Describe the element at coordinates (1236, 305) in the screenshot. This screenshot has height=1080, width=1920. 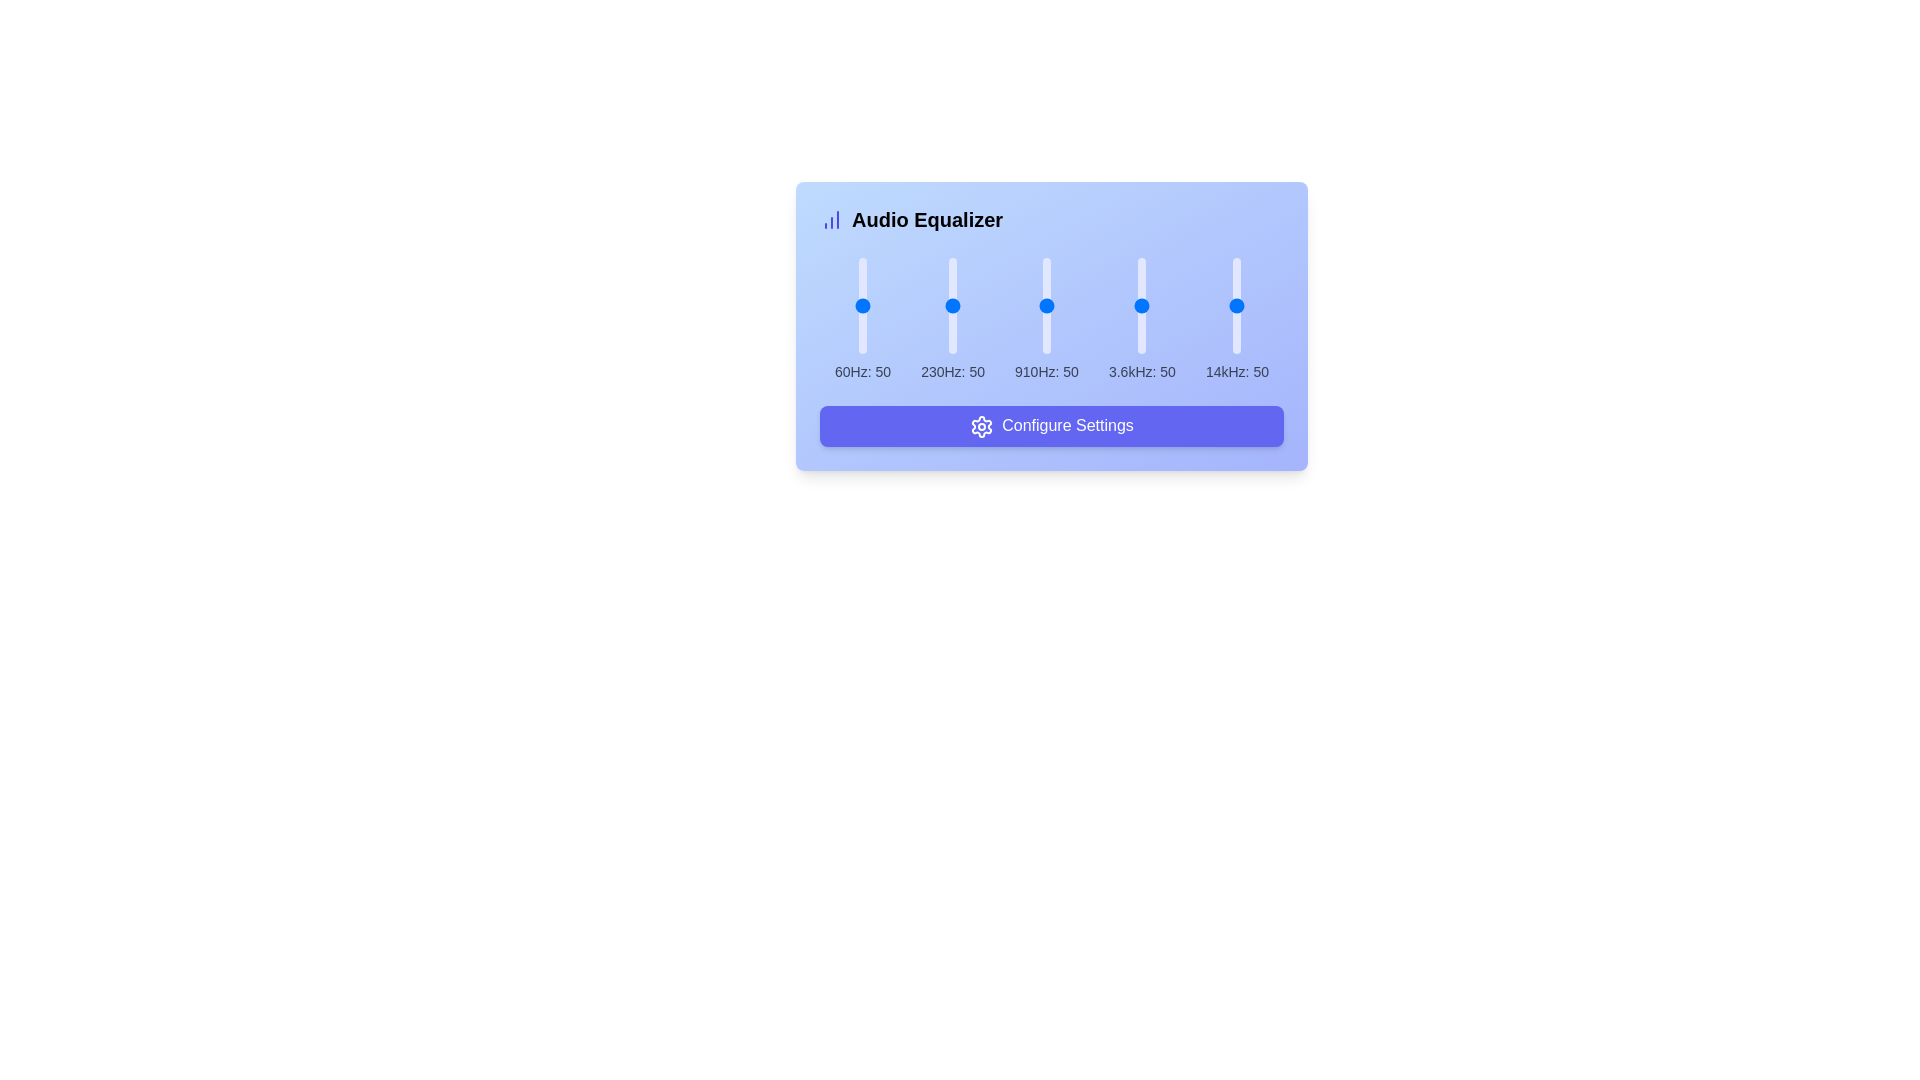
I see `the slider for the '14kHz' parameter in the audio equalizer interface` at that location.